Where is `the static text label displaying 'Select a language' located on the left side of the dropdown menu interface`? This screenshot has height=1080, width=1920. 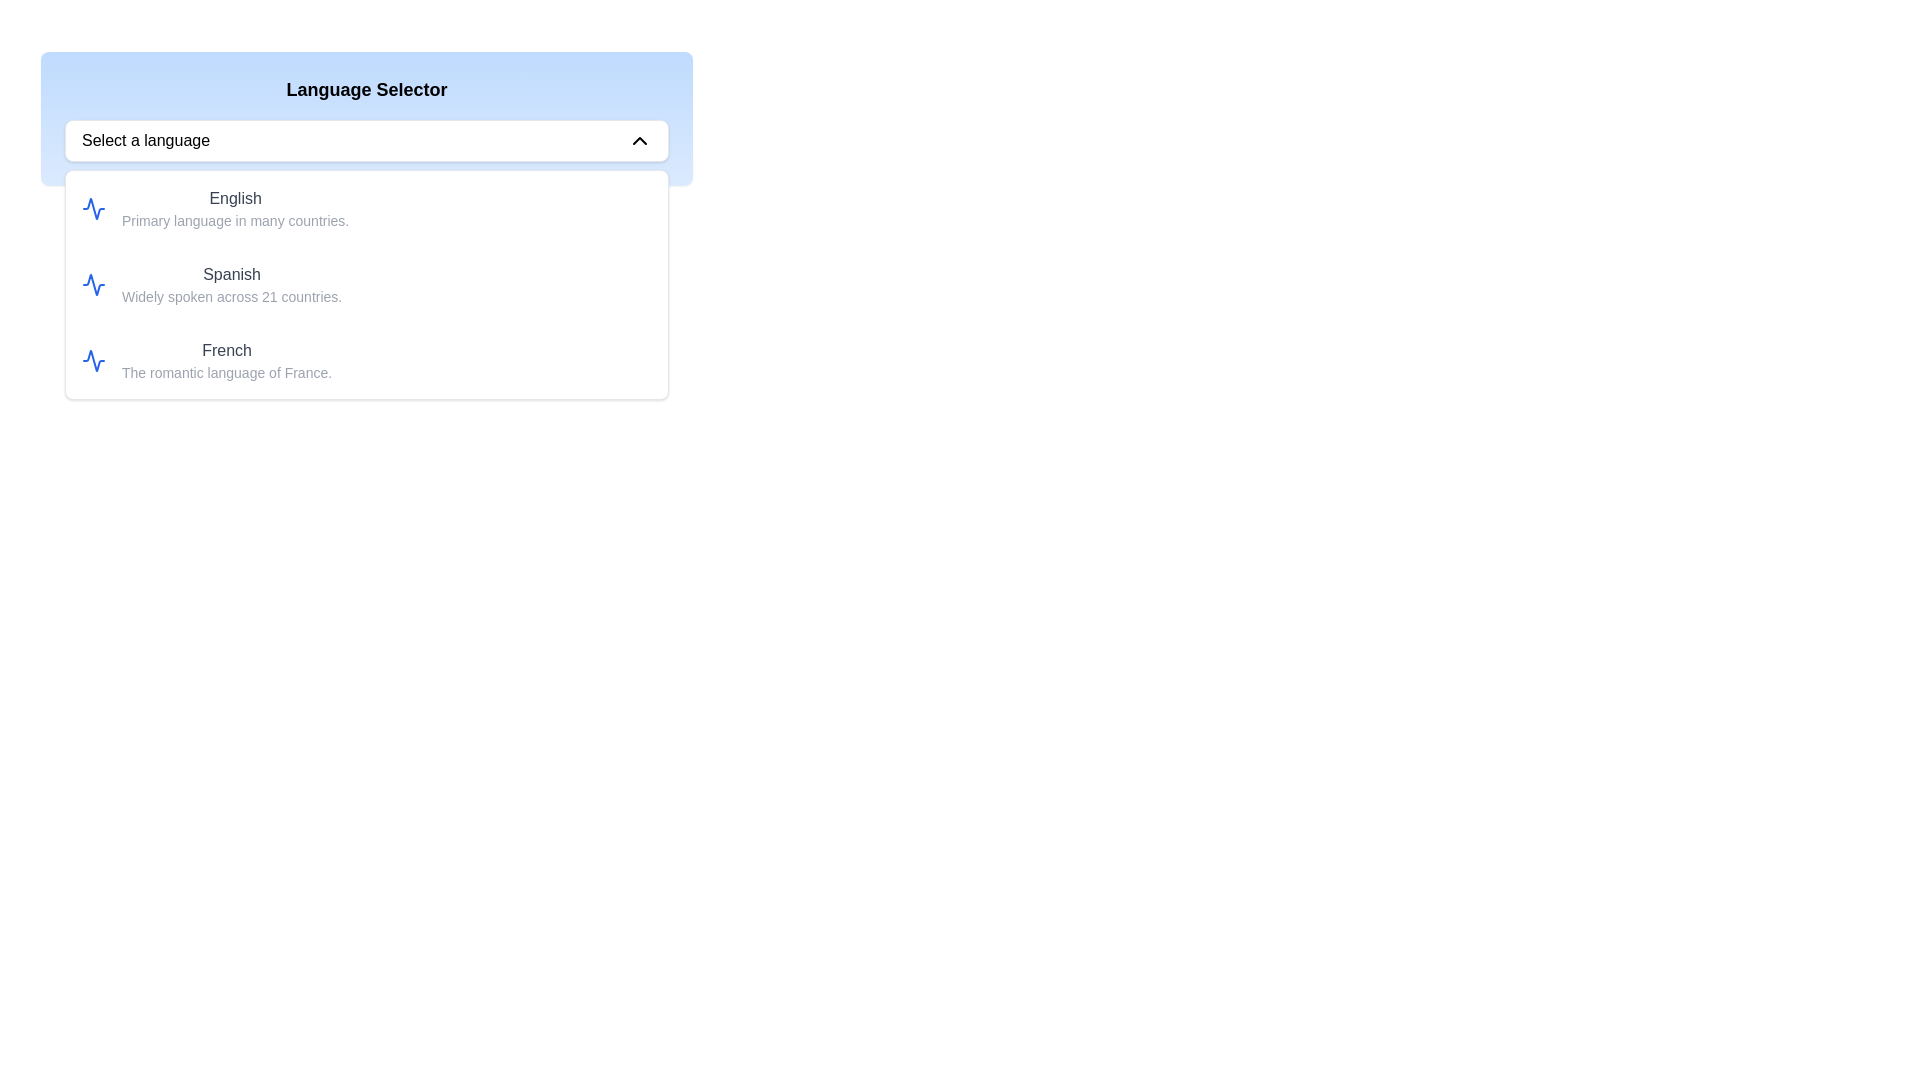
the static text label displaying 'Select a language' located on the left side of the dropdown menu interface is located at coordinates (145, 140).